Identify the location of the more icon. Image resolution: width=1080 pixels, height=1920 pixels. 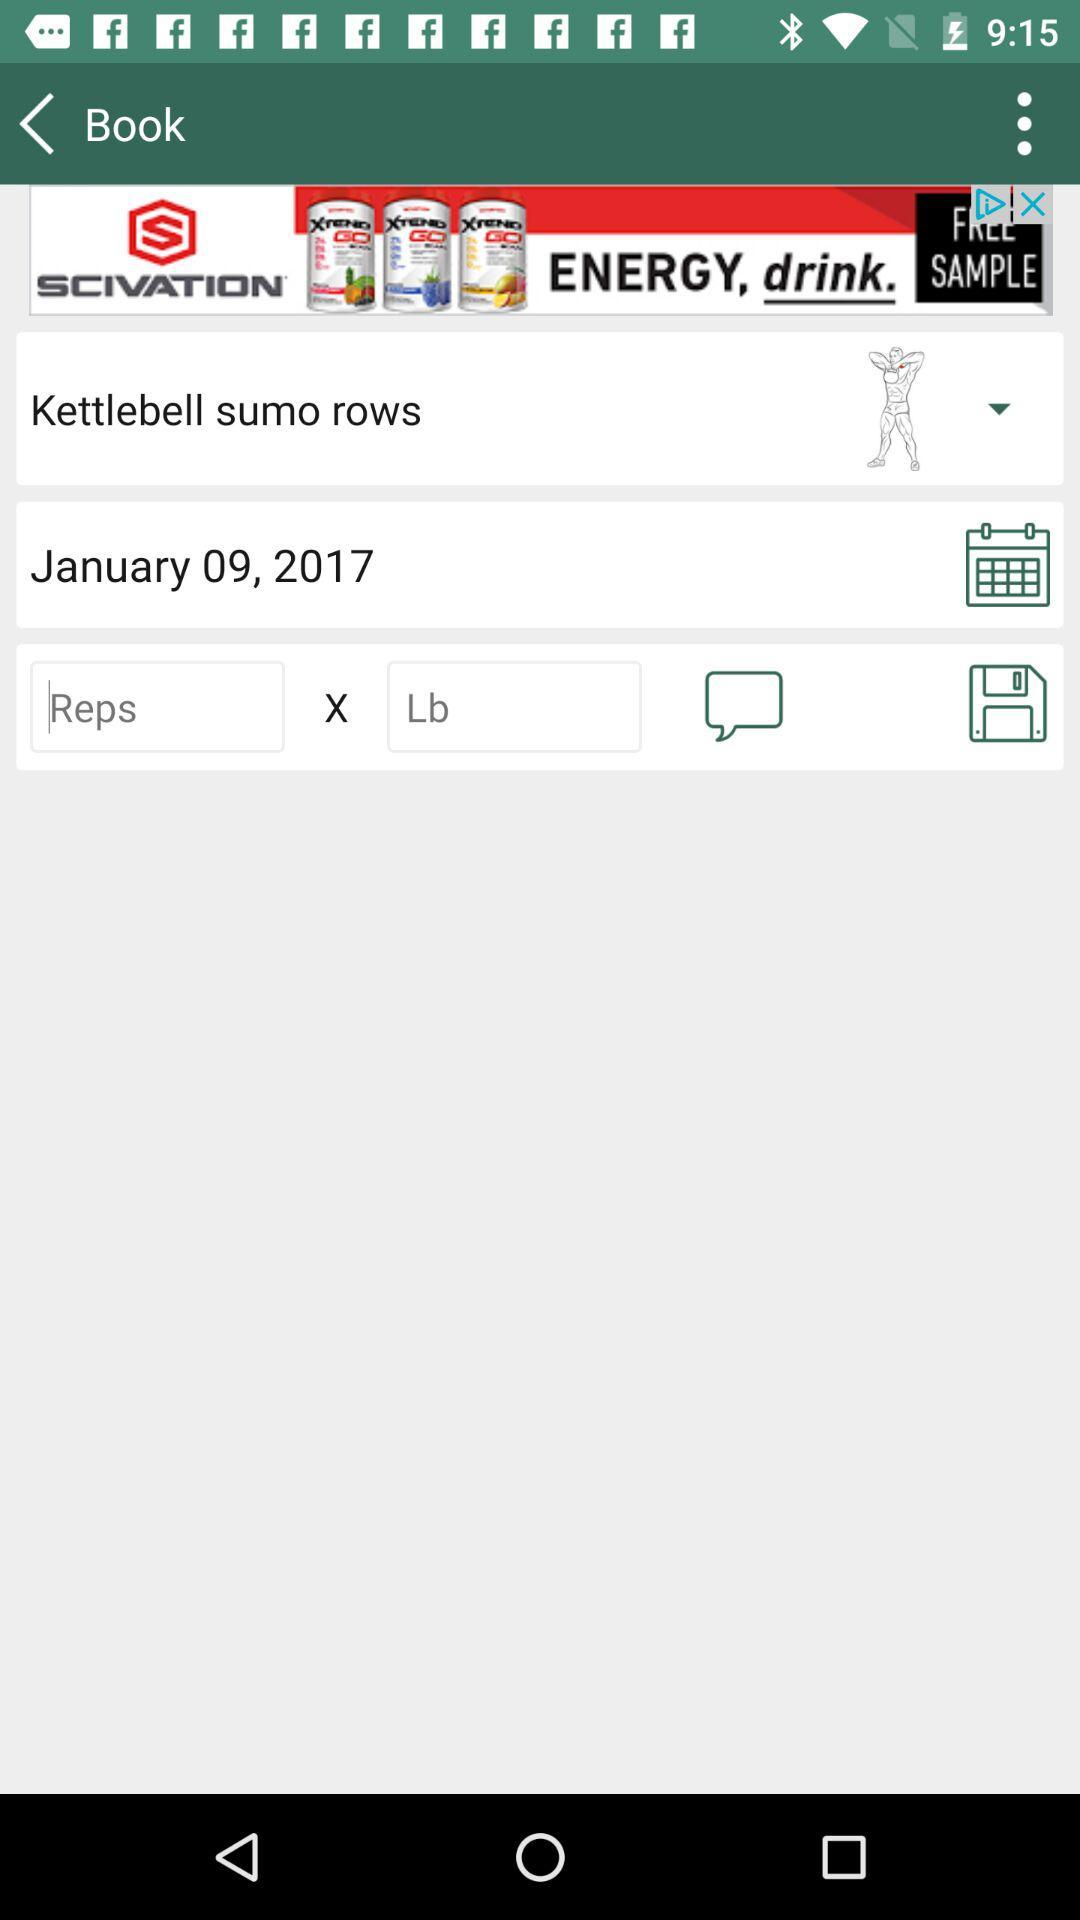
(1031, 122).